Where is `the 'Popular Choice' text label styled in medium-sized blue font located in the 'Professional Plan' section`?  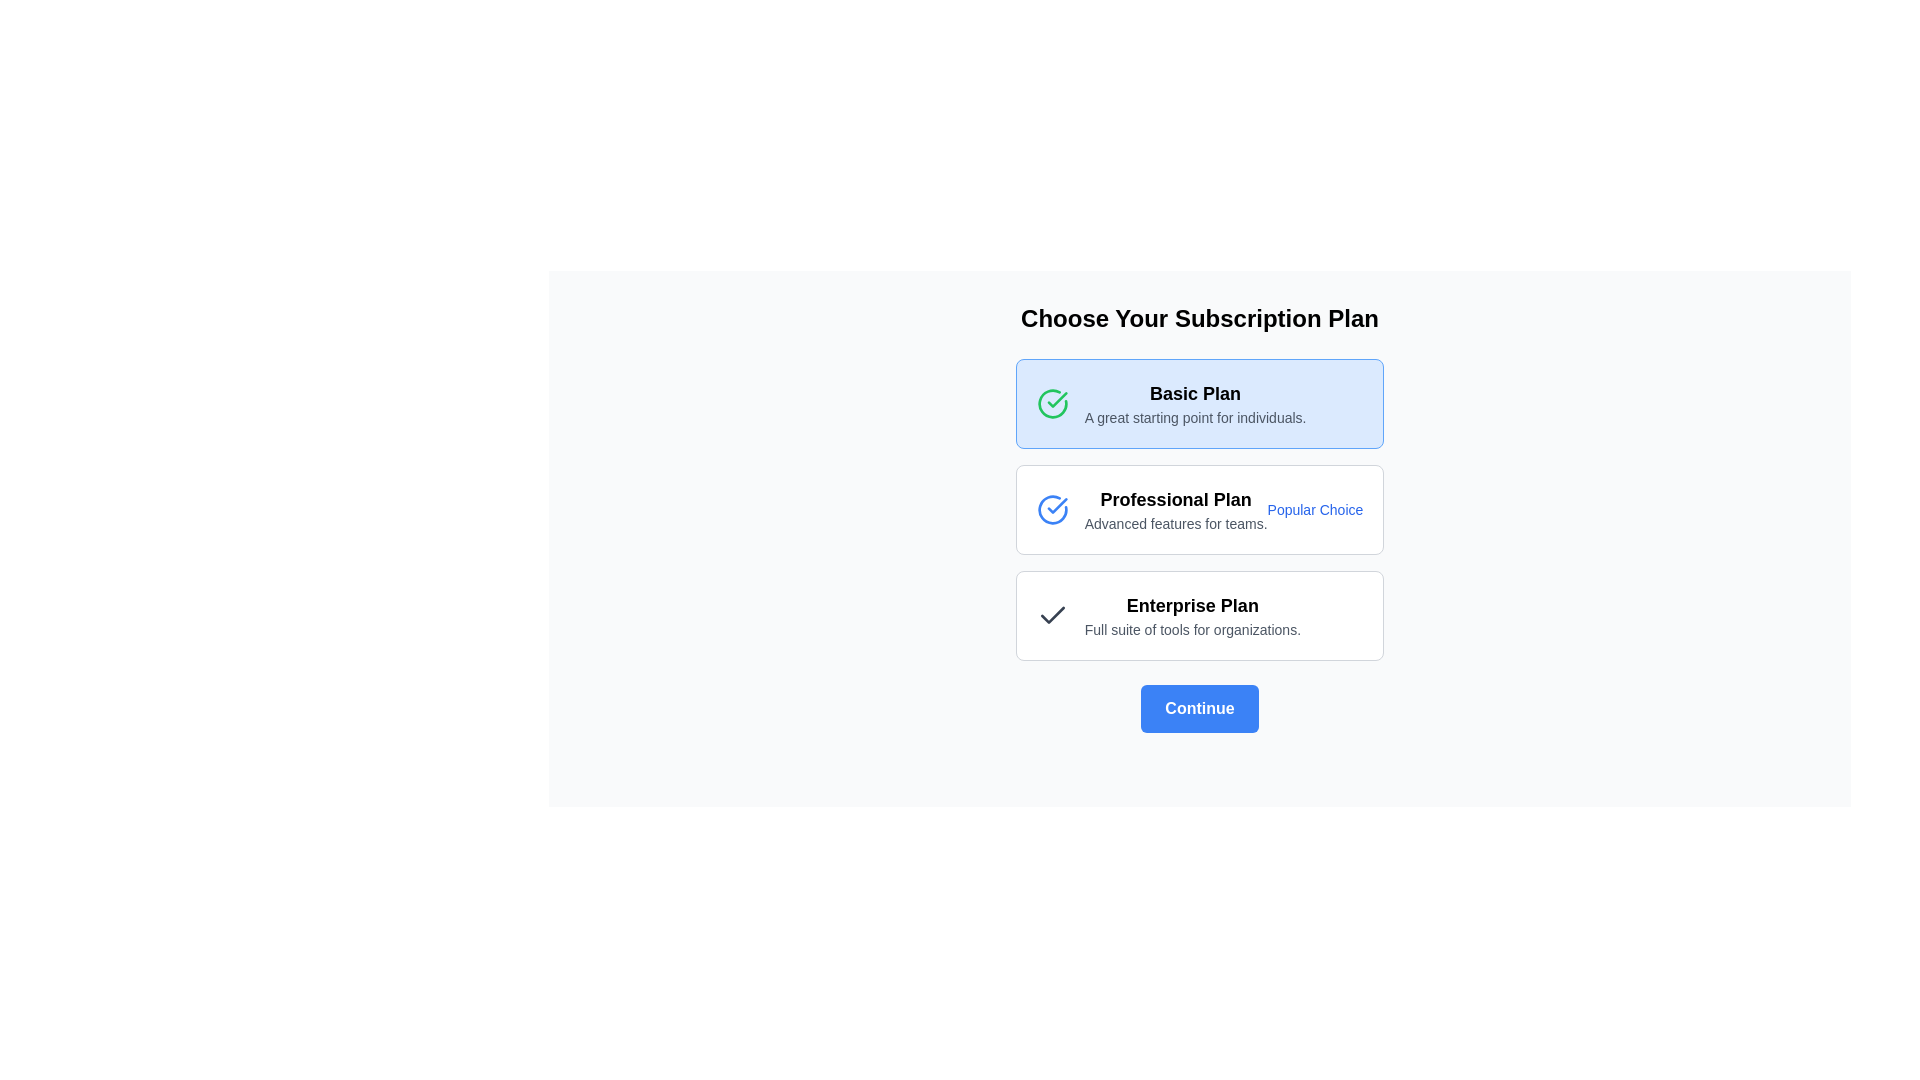 the 'Popular Choice' text label styled in medium-sized blue font located in the 'Professional Plan' section is located at coordinates (1315, 508).